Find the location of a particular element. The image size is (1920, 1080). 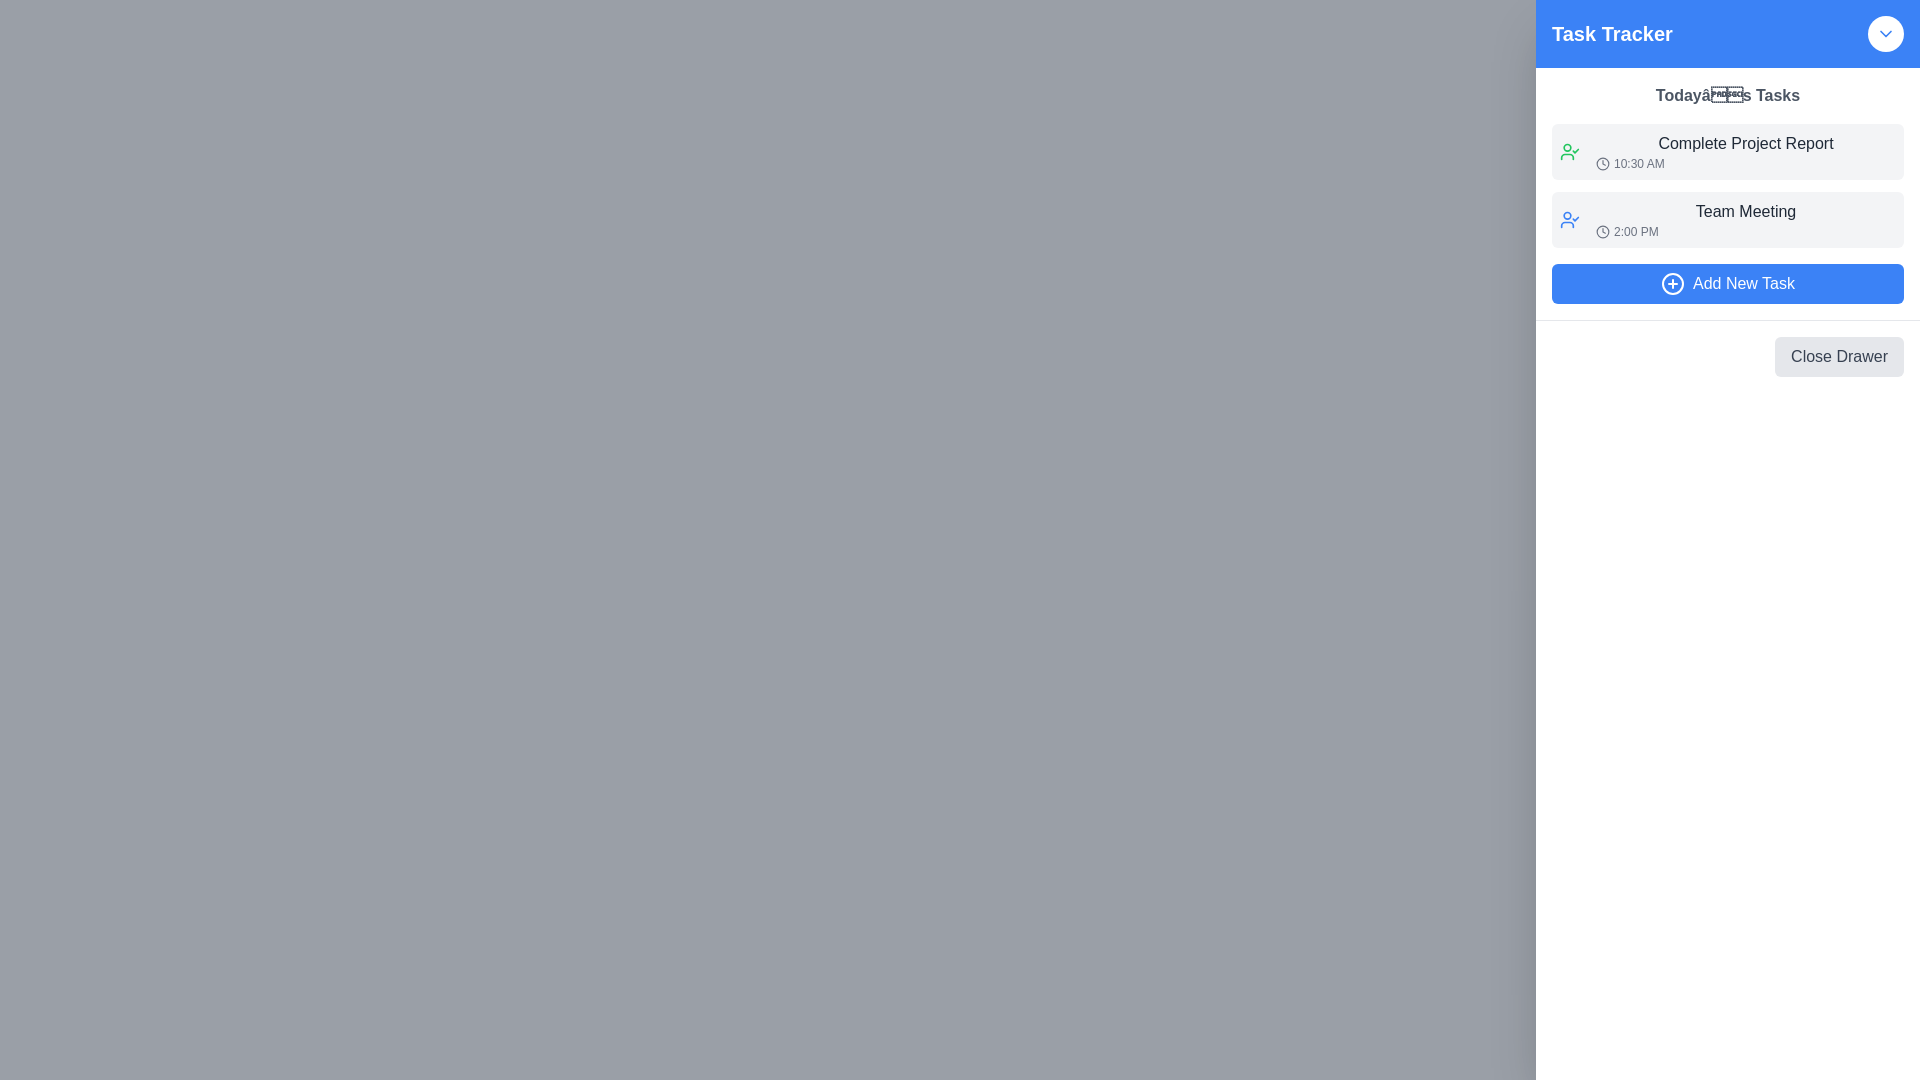

the 'Team Meeting' static text label with the subtext '2:00 PM' and adjacent clock icon in the 'Today's Tasks' section is located at coordinates (1745, 219).